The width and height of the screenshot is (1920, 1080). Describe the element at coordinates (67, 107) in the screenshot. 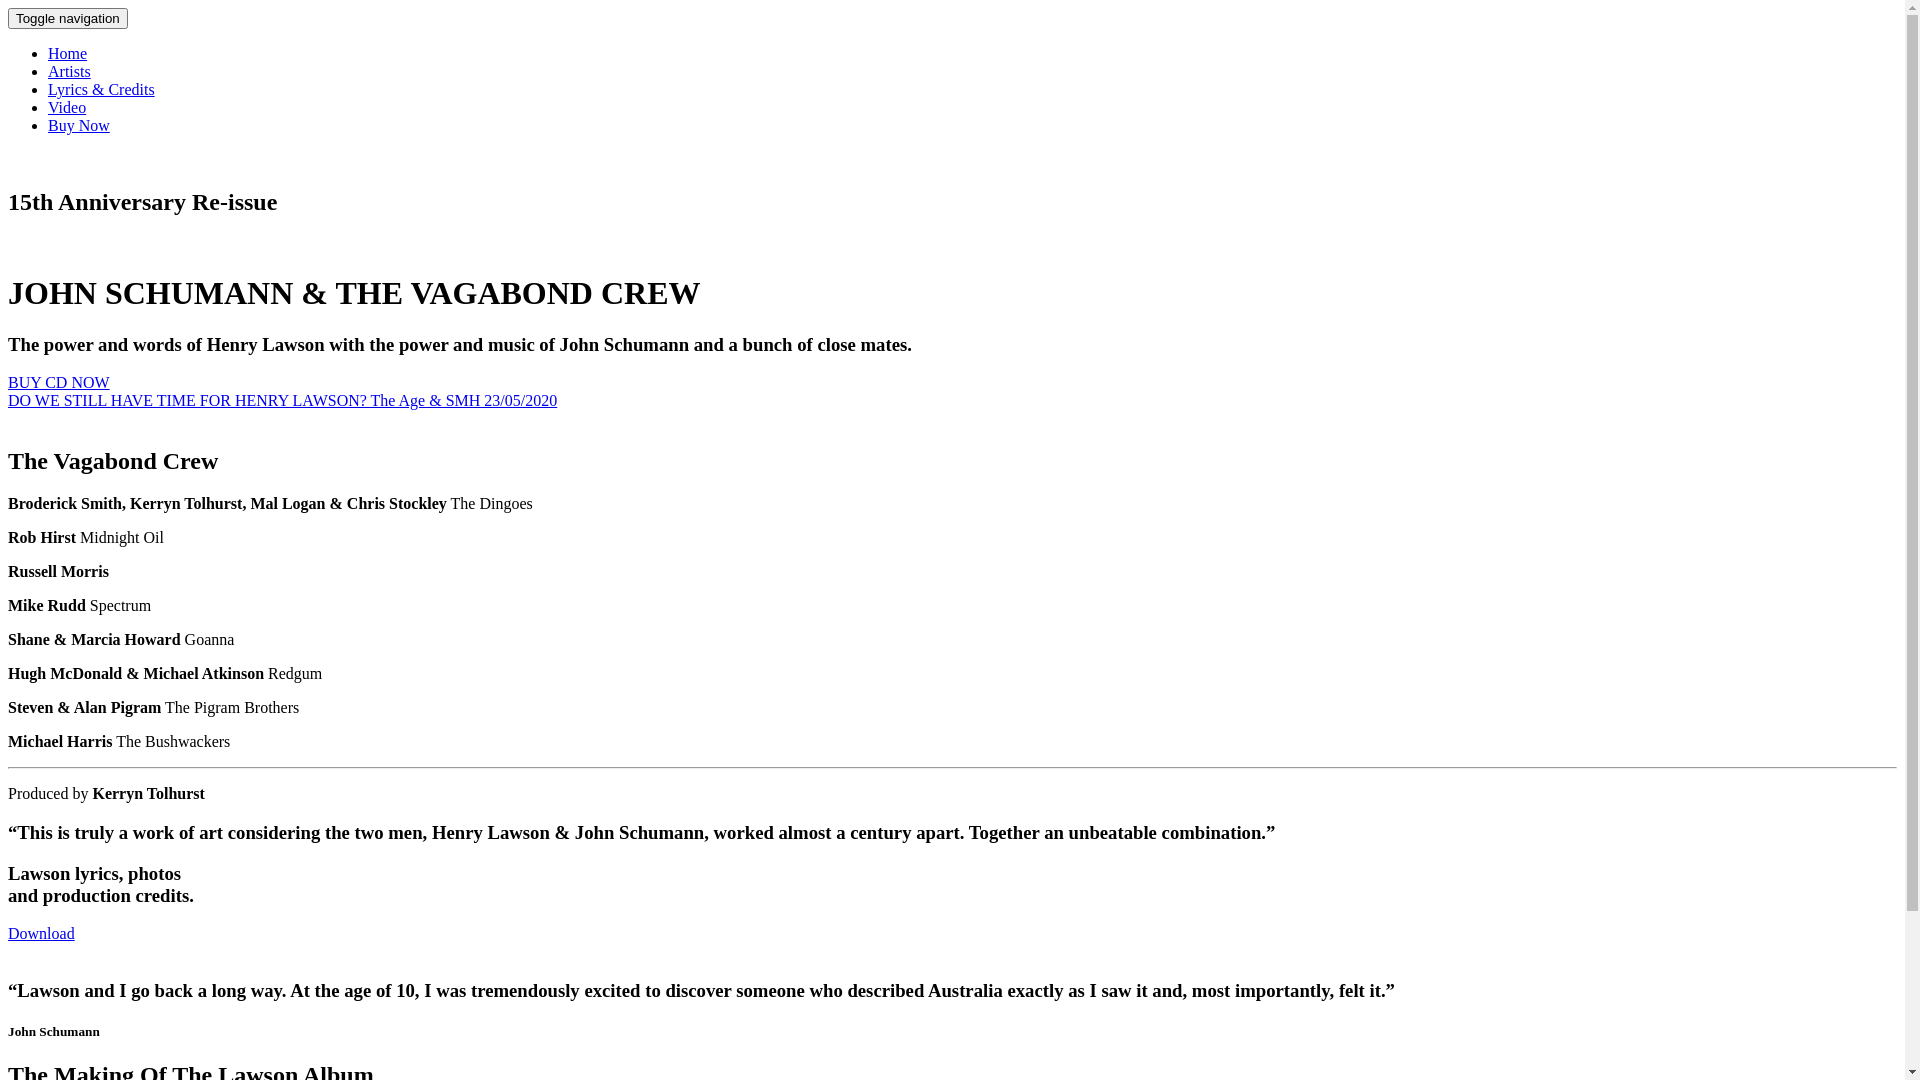

I see `'Video'` at that location.